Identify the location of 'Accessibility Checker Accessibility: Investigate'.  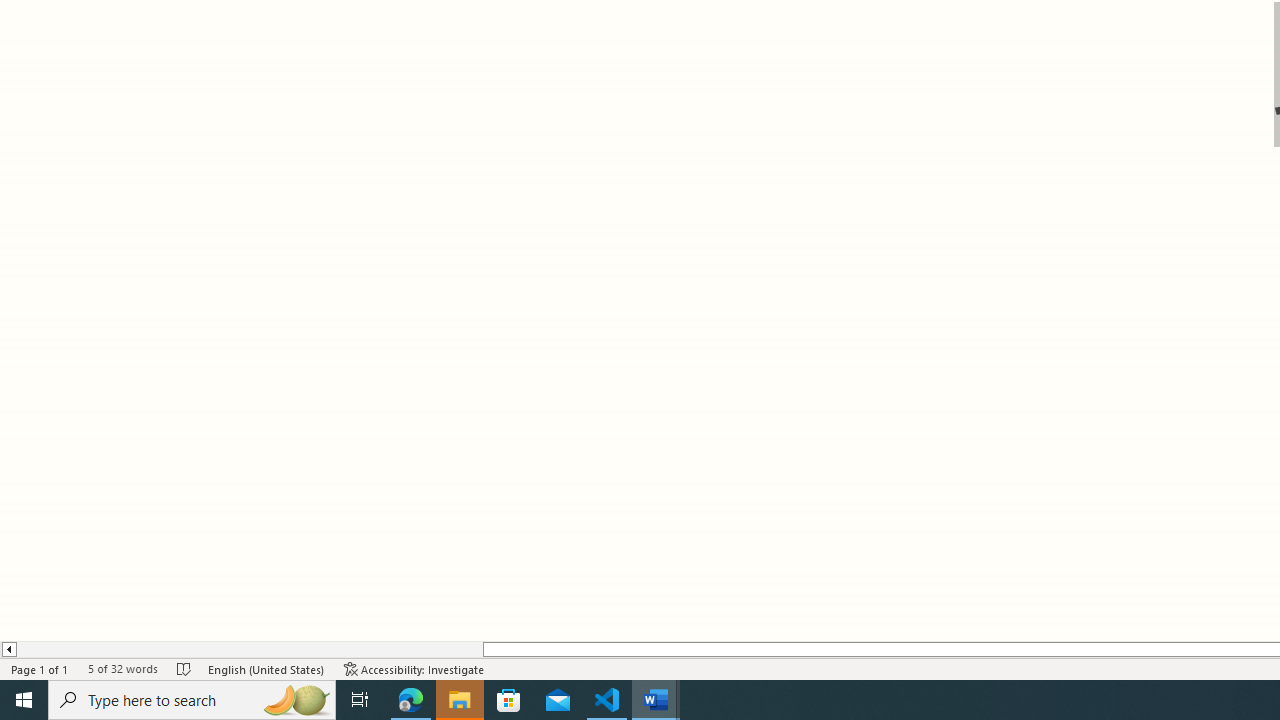
(413, 669).